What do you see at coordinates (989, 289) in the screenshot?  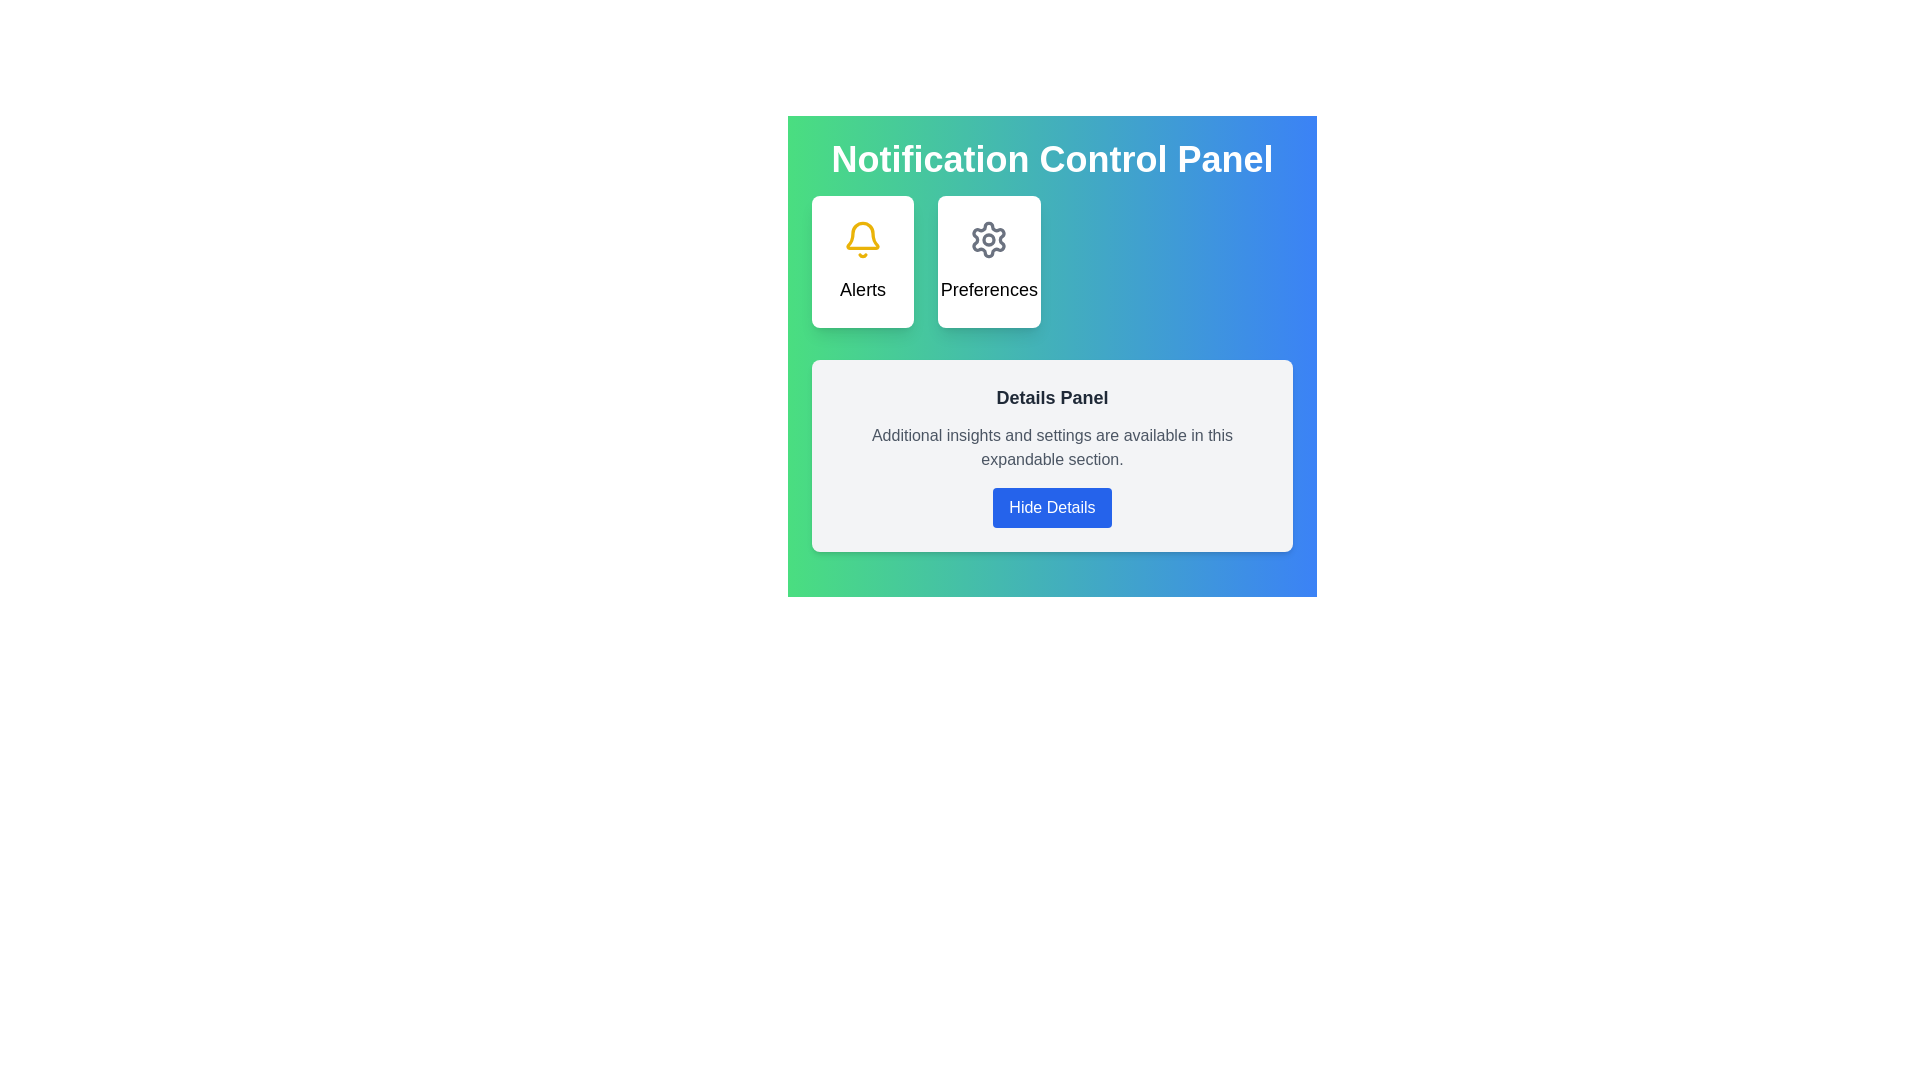 I see `the 'Preferences' text label, which is styled in a medium font weight and large text size, located in the bottom part of the card beneath a gear icon` at bounding box center [989, 289].